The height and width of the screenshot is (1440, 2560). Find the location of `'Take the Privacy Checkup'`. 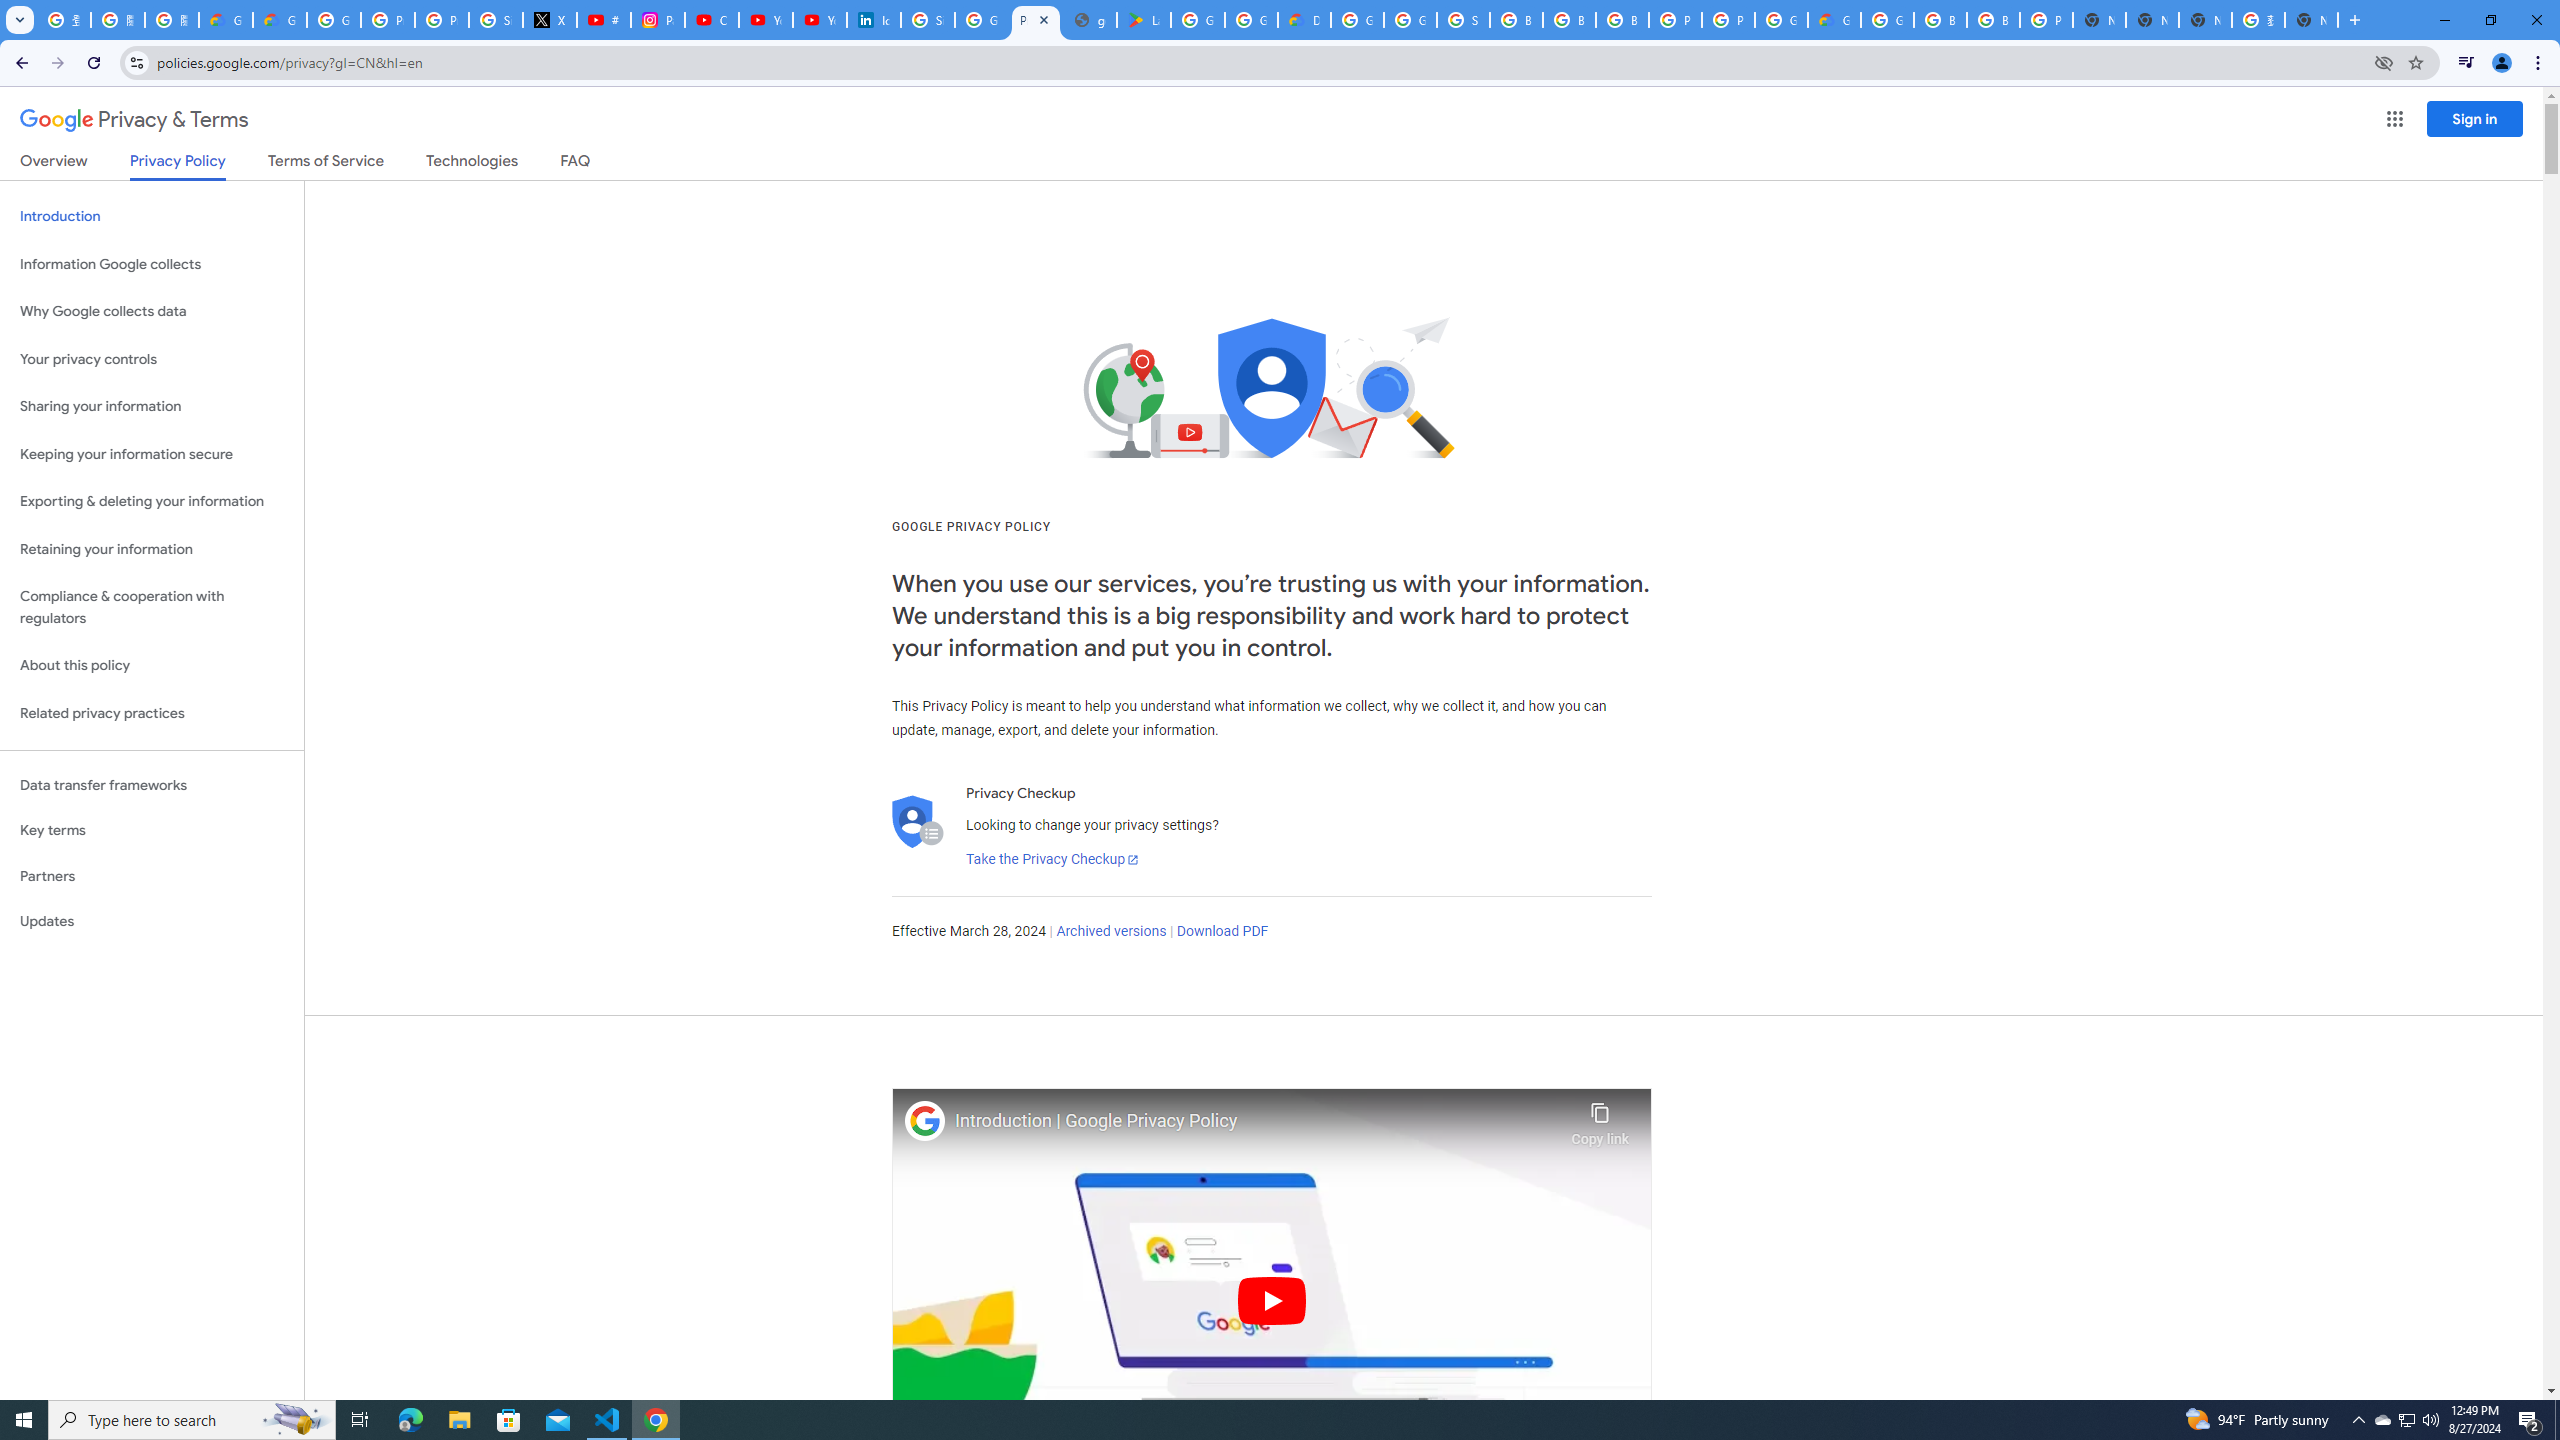

'Take the Privacy Checkup' is located at coordinates (1051, 858).